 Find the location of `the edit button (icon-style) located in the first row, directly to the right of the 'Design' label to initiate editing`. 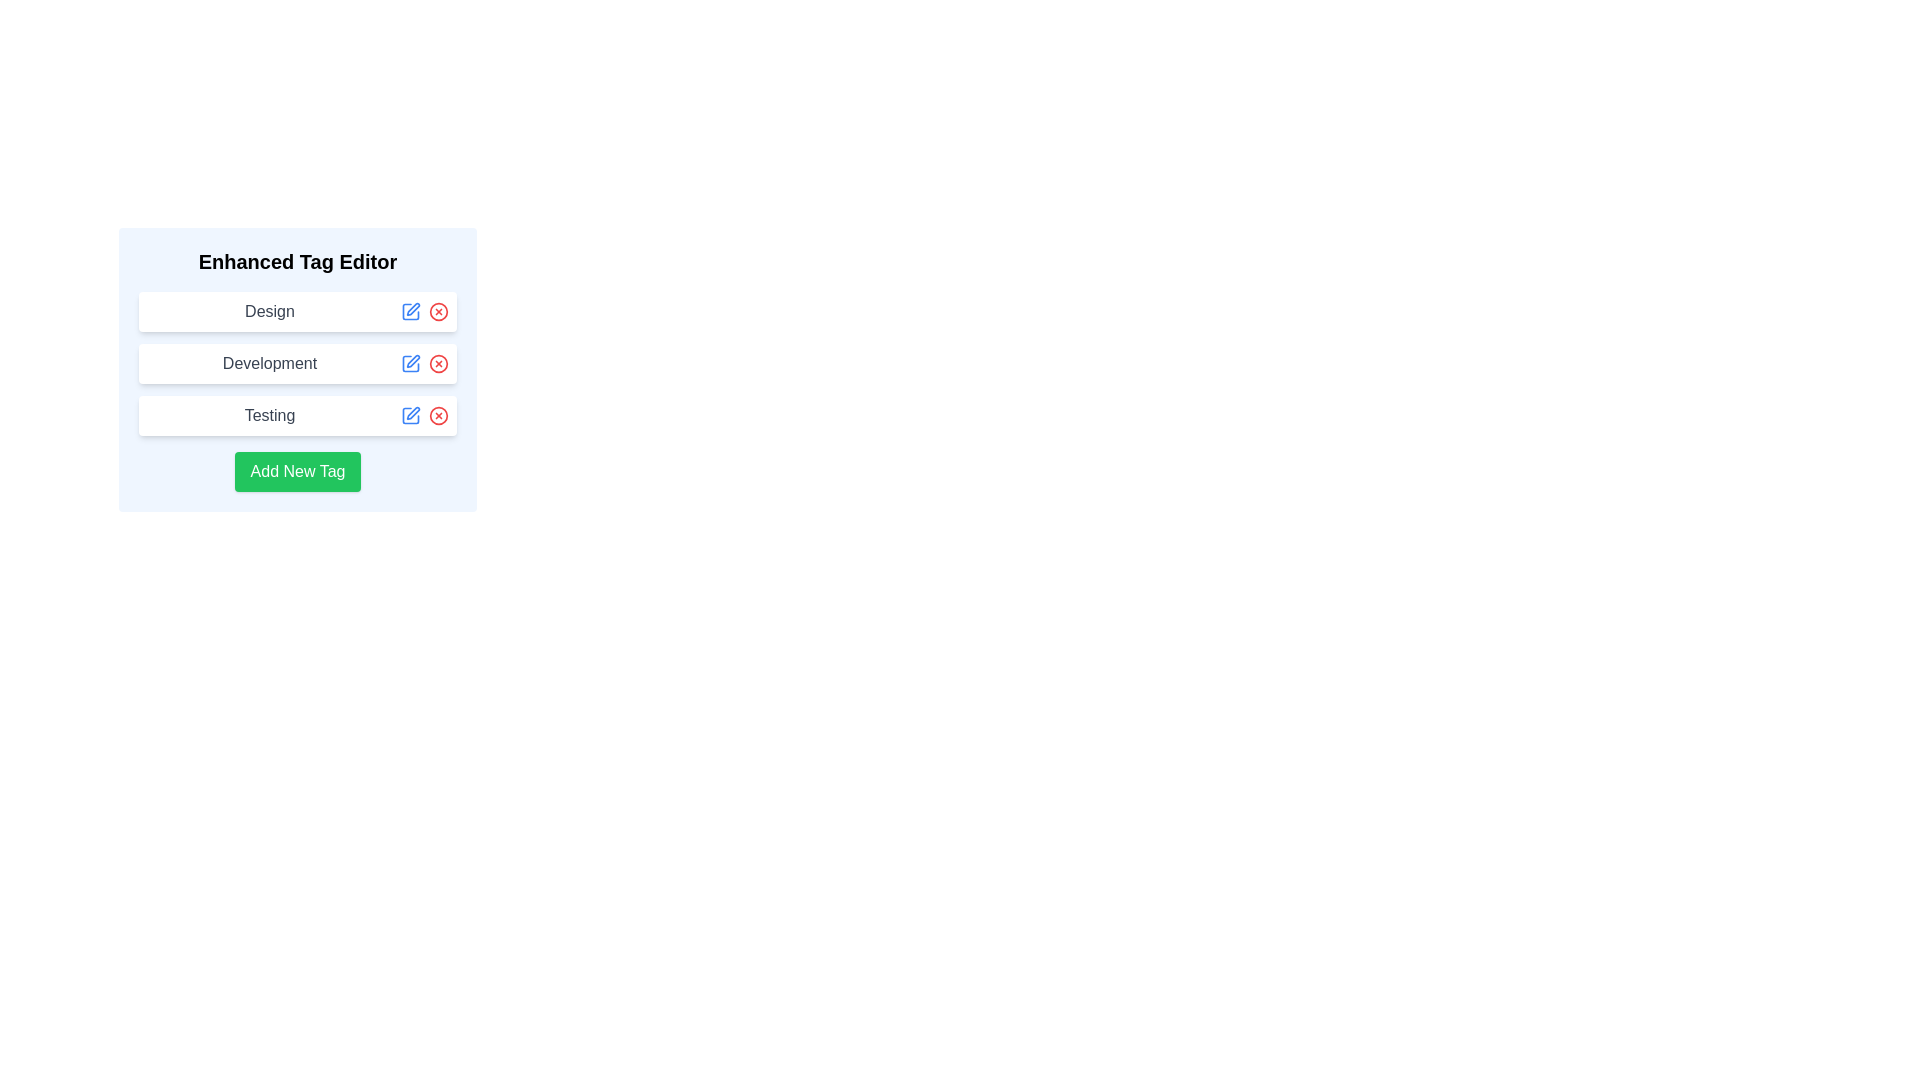

the edit button (icon-style) located in the first row, directly to the right of the 'Design' label to initiate editing is located at coordinates (410, 312).